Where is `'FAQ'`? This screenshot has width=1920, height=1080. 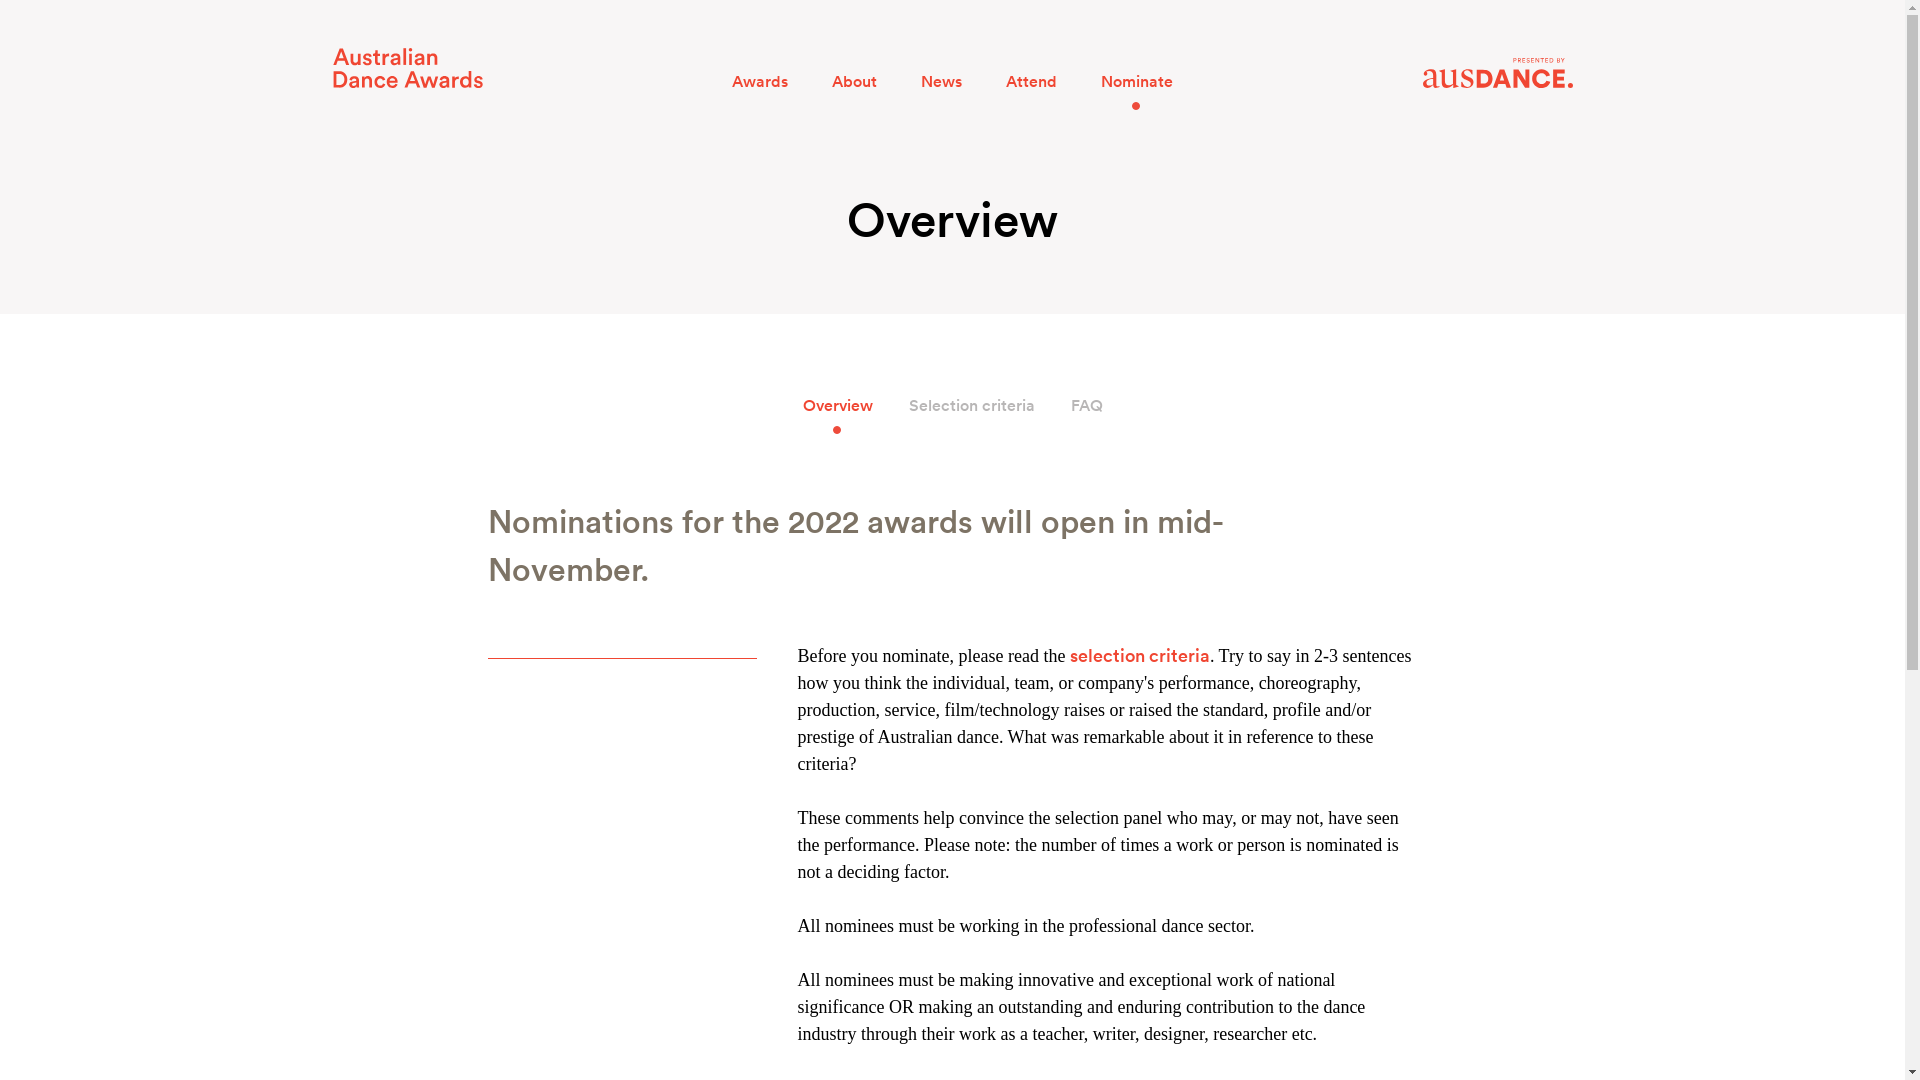 'FAQ' is located at coordinates (1084, 405).